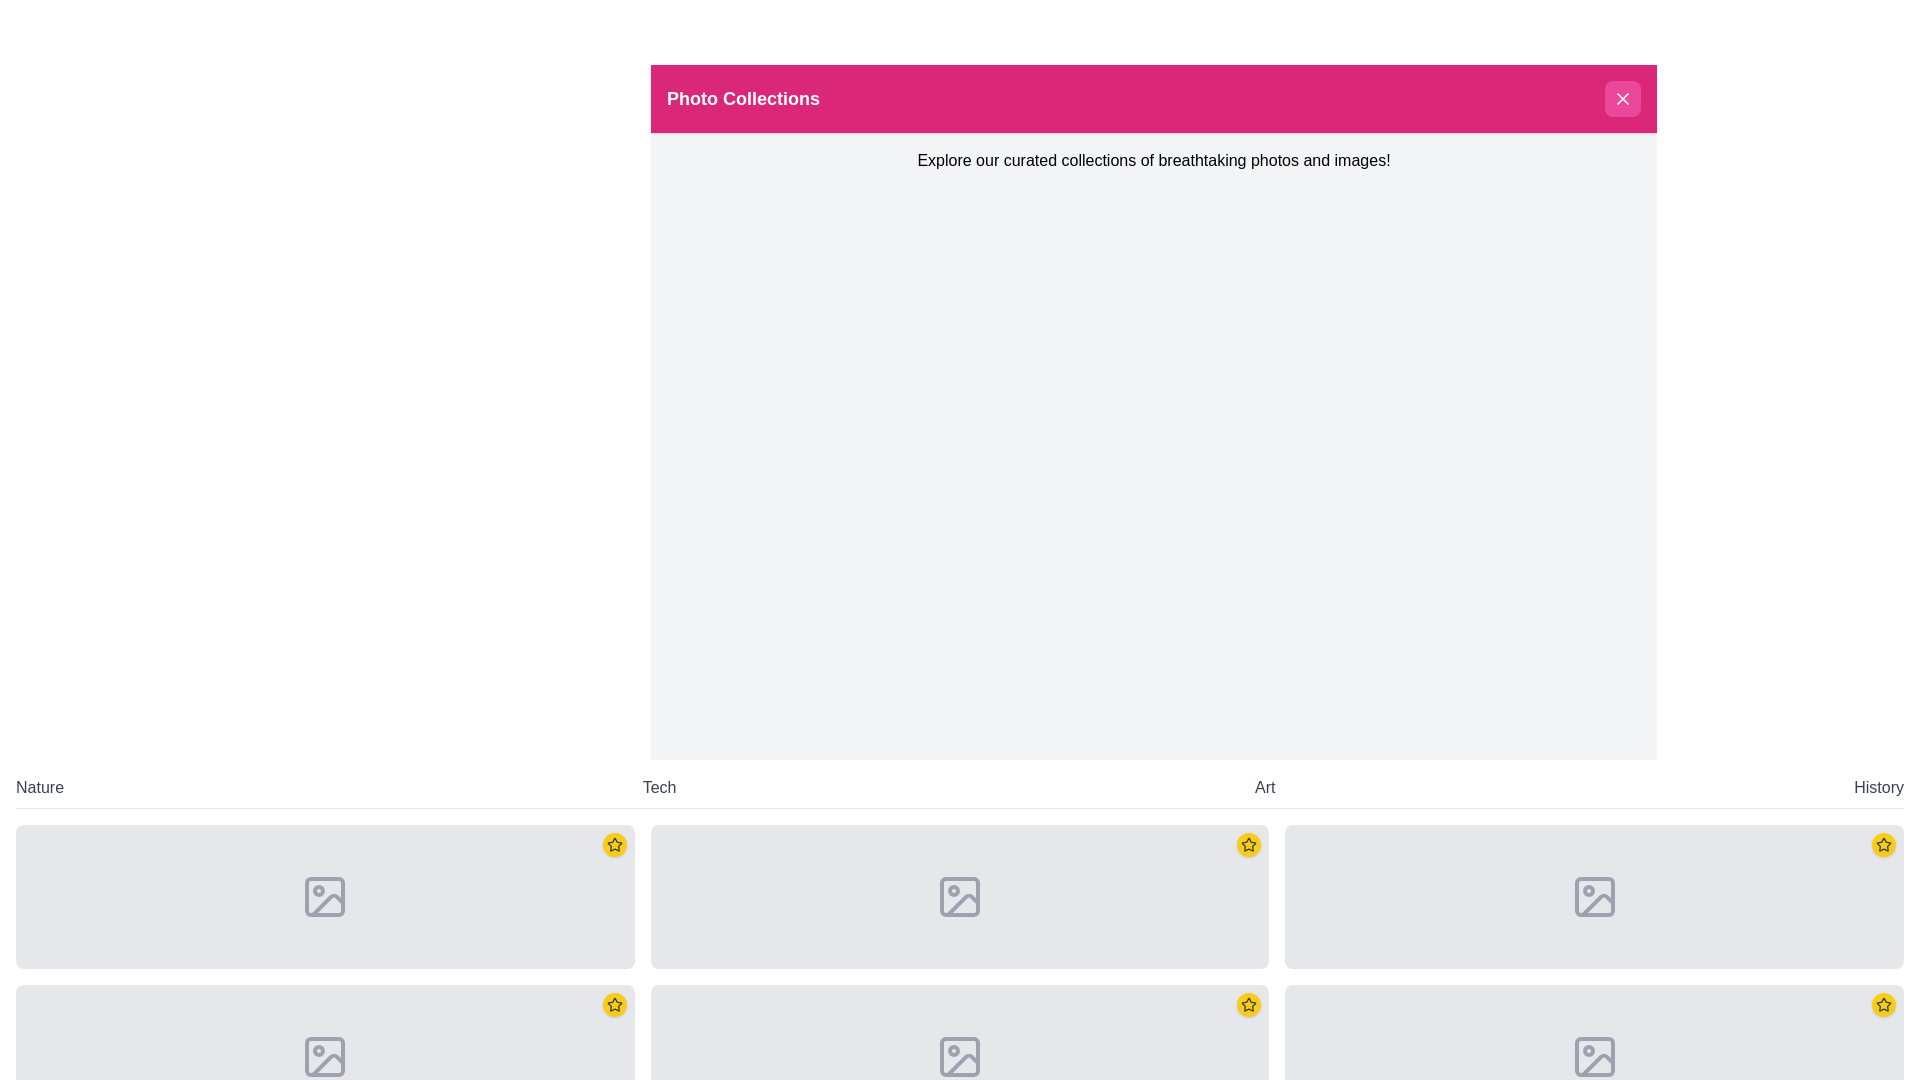 This screenshot has height=1080, width=1920. Describe the element at coordinates (1881, 844) in the screenshot. I see `the star icon located in the bottom-right corner of the third rectangular card in the 'History' section to mark or unmark an item as favorite` at that location.